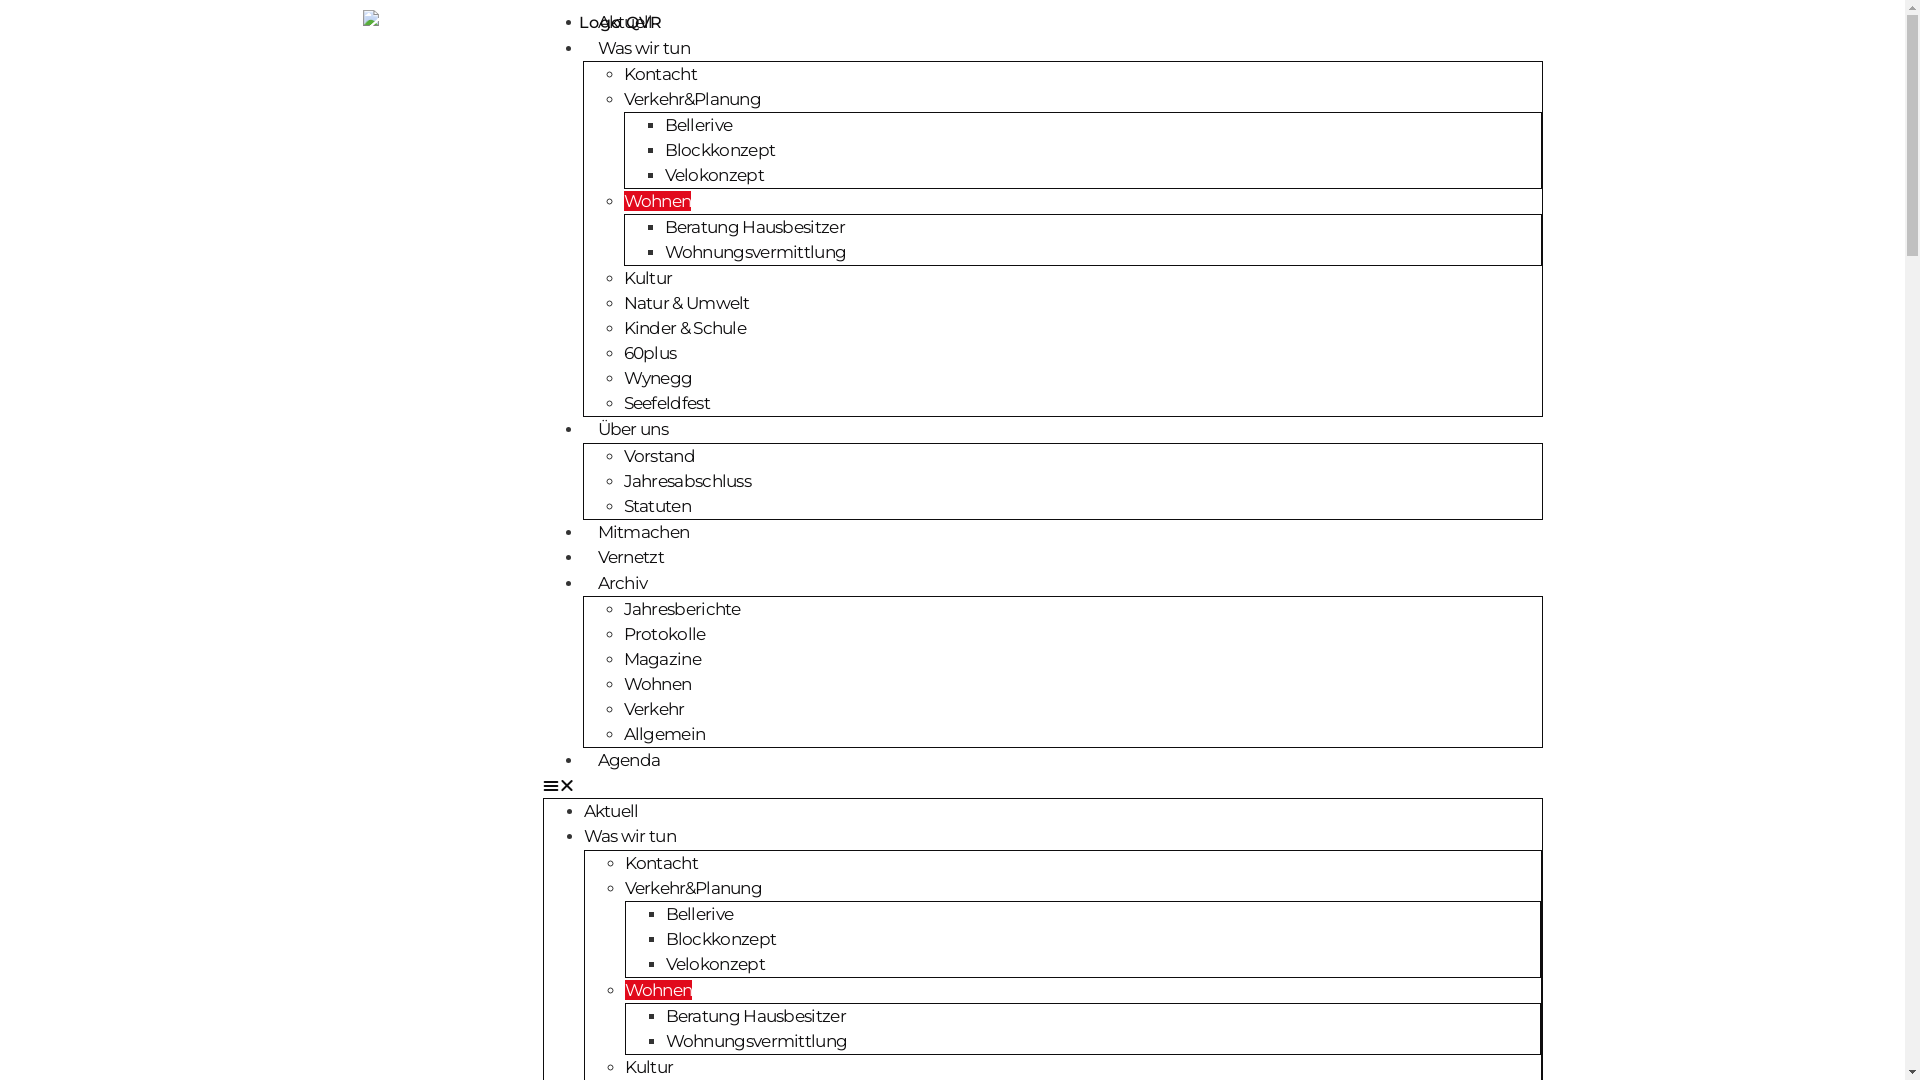  What do you see at coordinates (682, 608) in the screenshot?
I see `'Jahresberichte'` at bounding box center [682, 608].